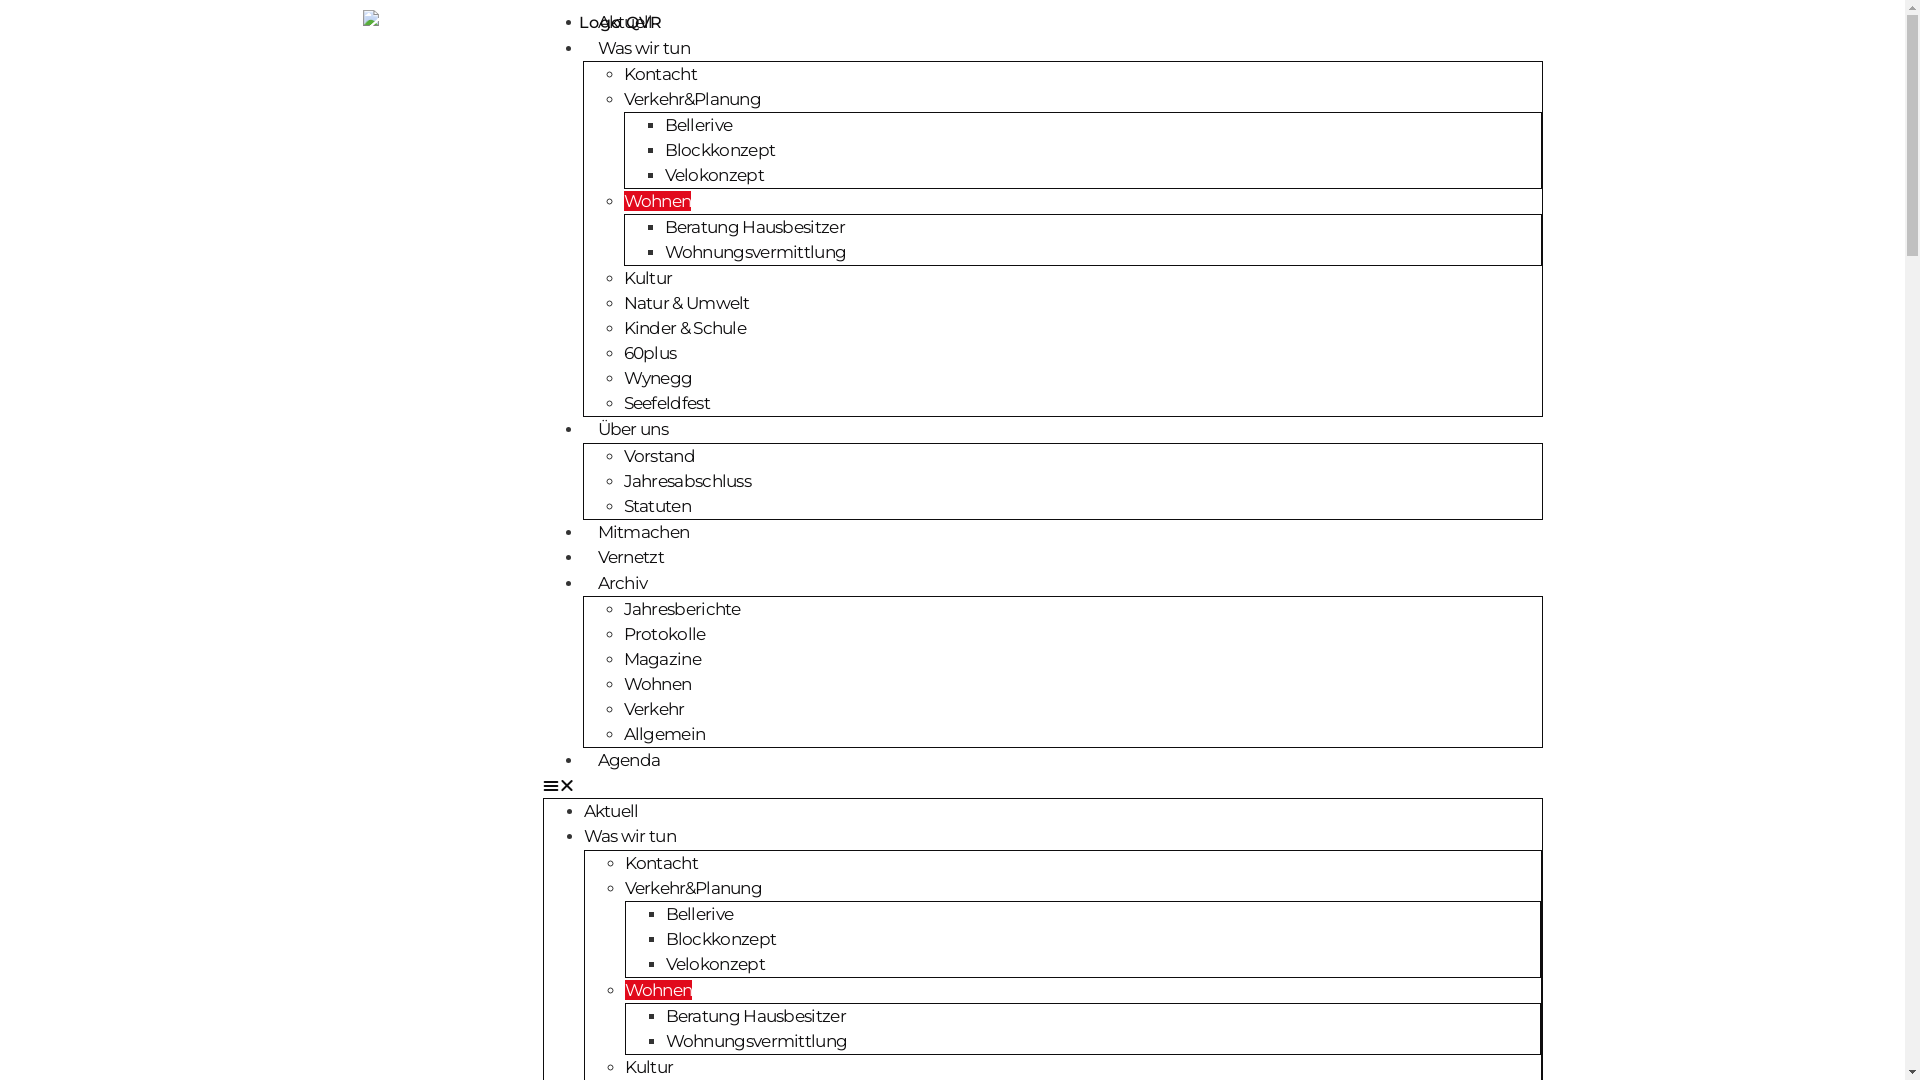  What do you see at coordinates (682, 608) in the screenshot?
I see `'Jahresberichte'` at bounding box center [682, 608].